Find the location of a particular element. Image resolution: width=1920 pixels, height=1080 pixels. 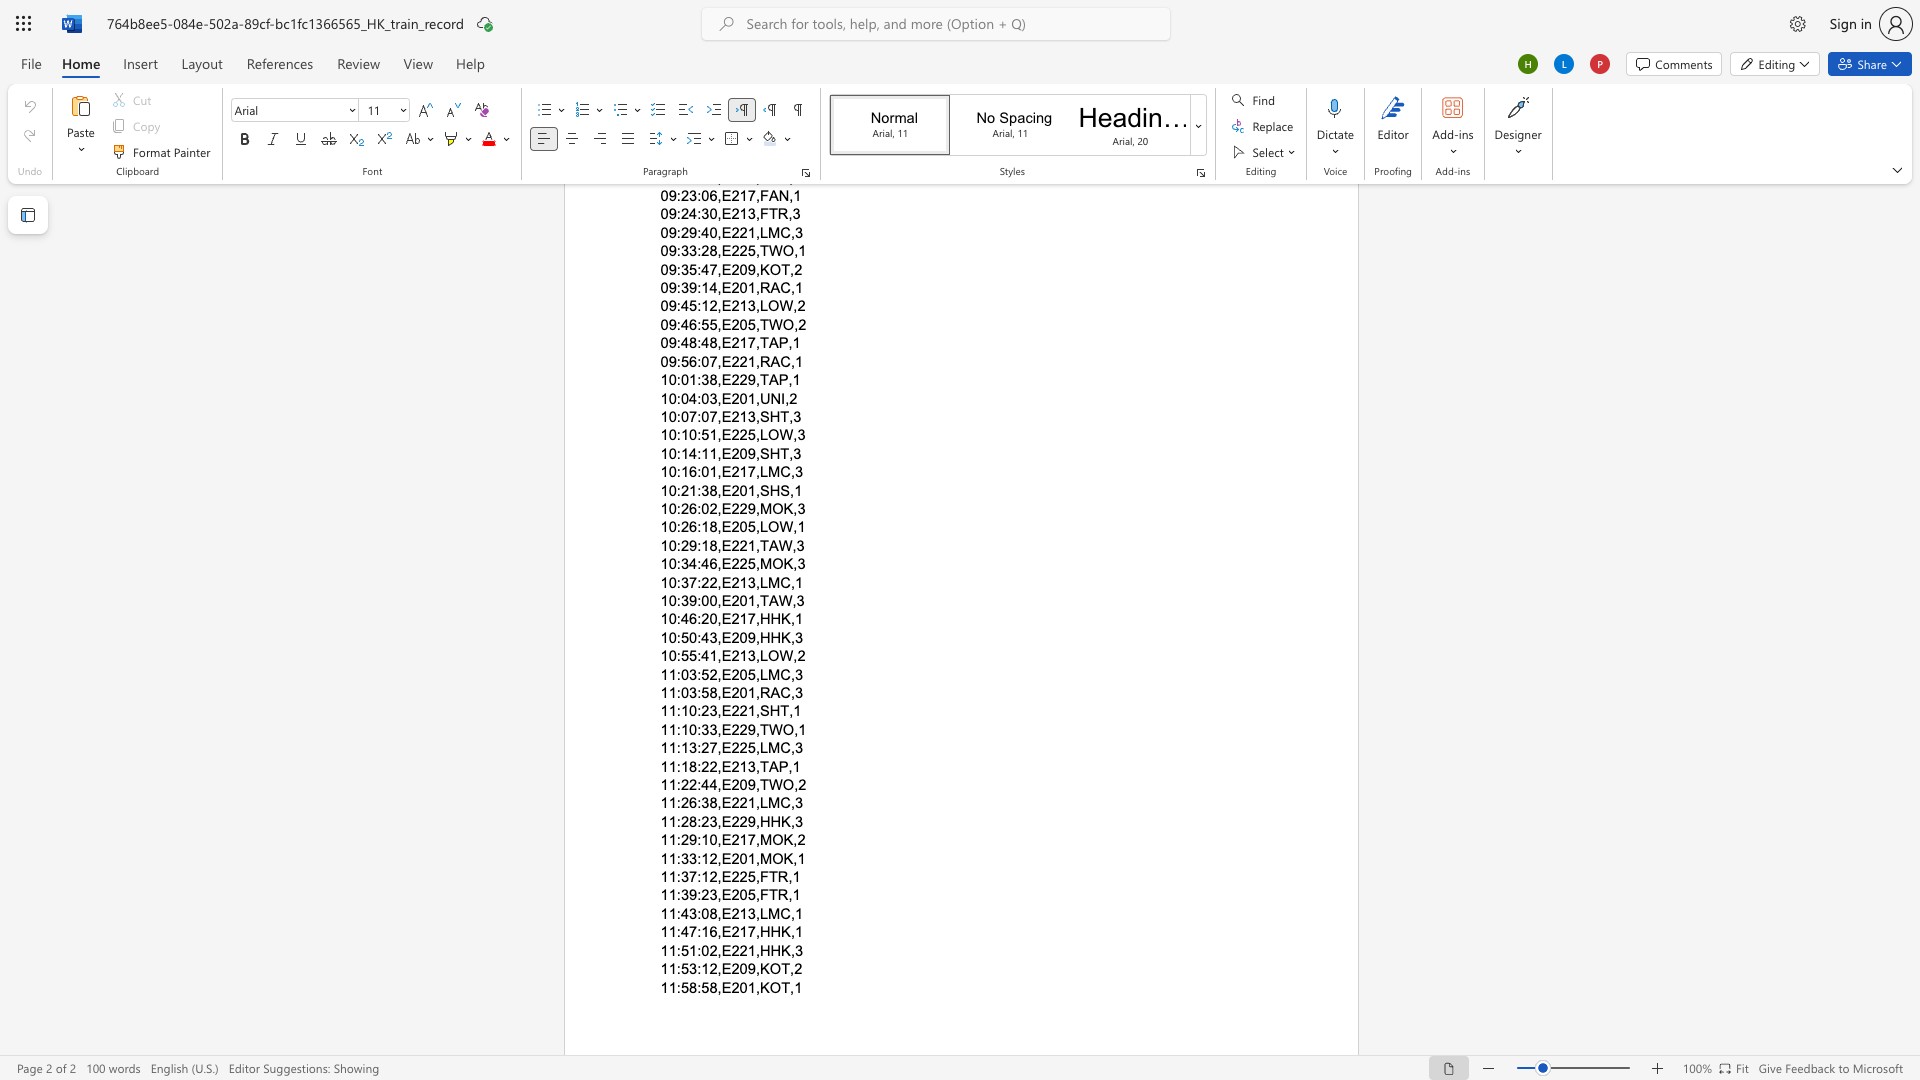

the subset text ",E" within the text "11:03:52,E205,LMC,3" is located at coordinates (717, 674).